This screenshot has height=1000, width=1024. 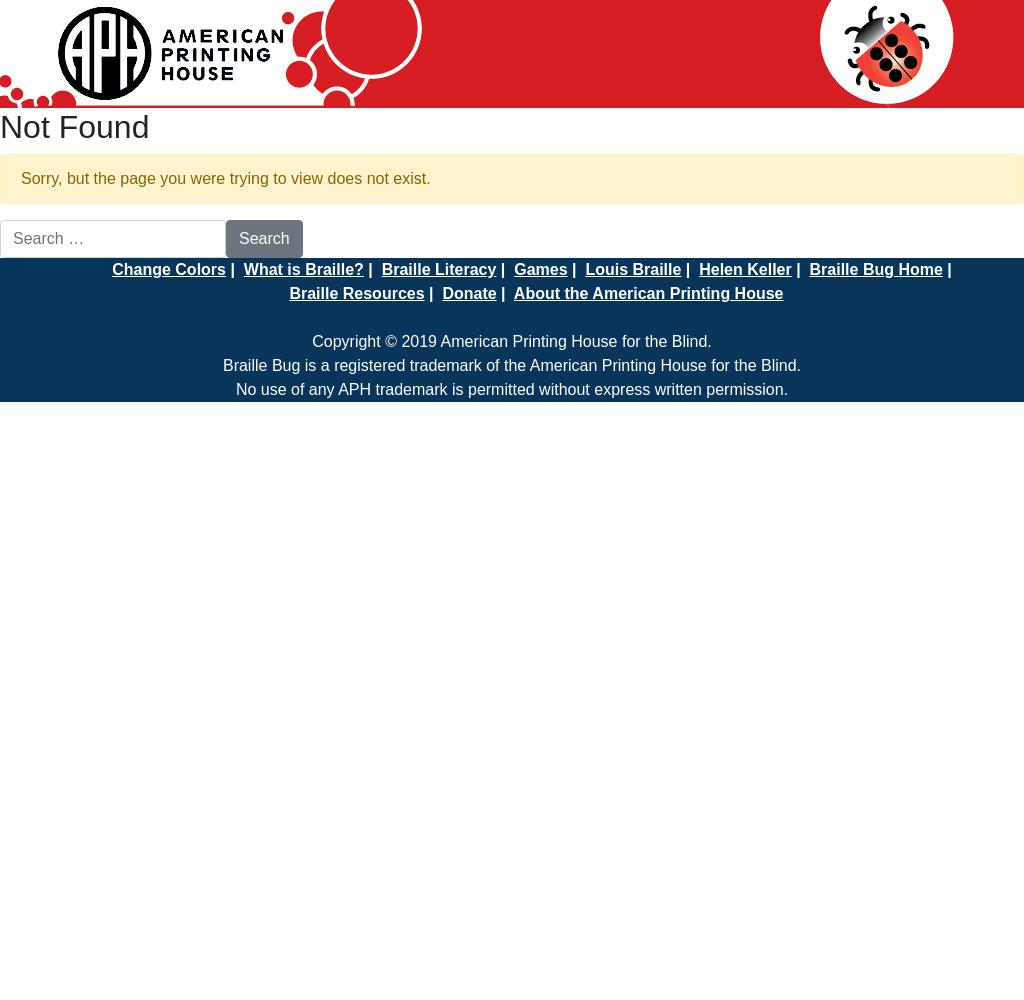 I want to click on 'Change Colors', so click(x=167, y=269).